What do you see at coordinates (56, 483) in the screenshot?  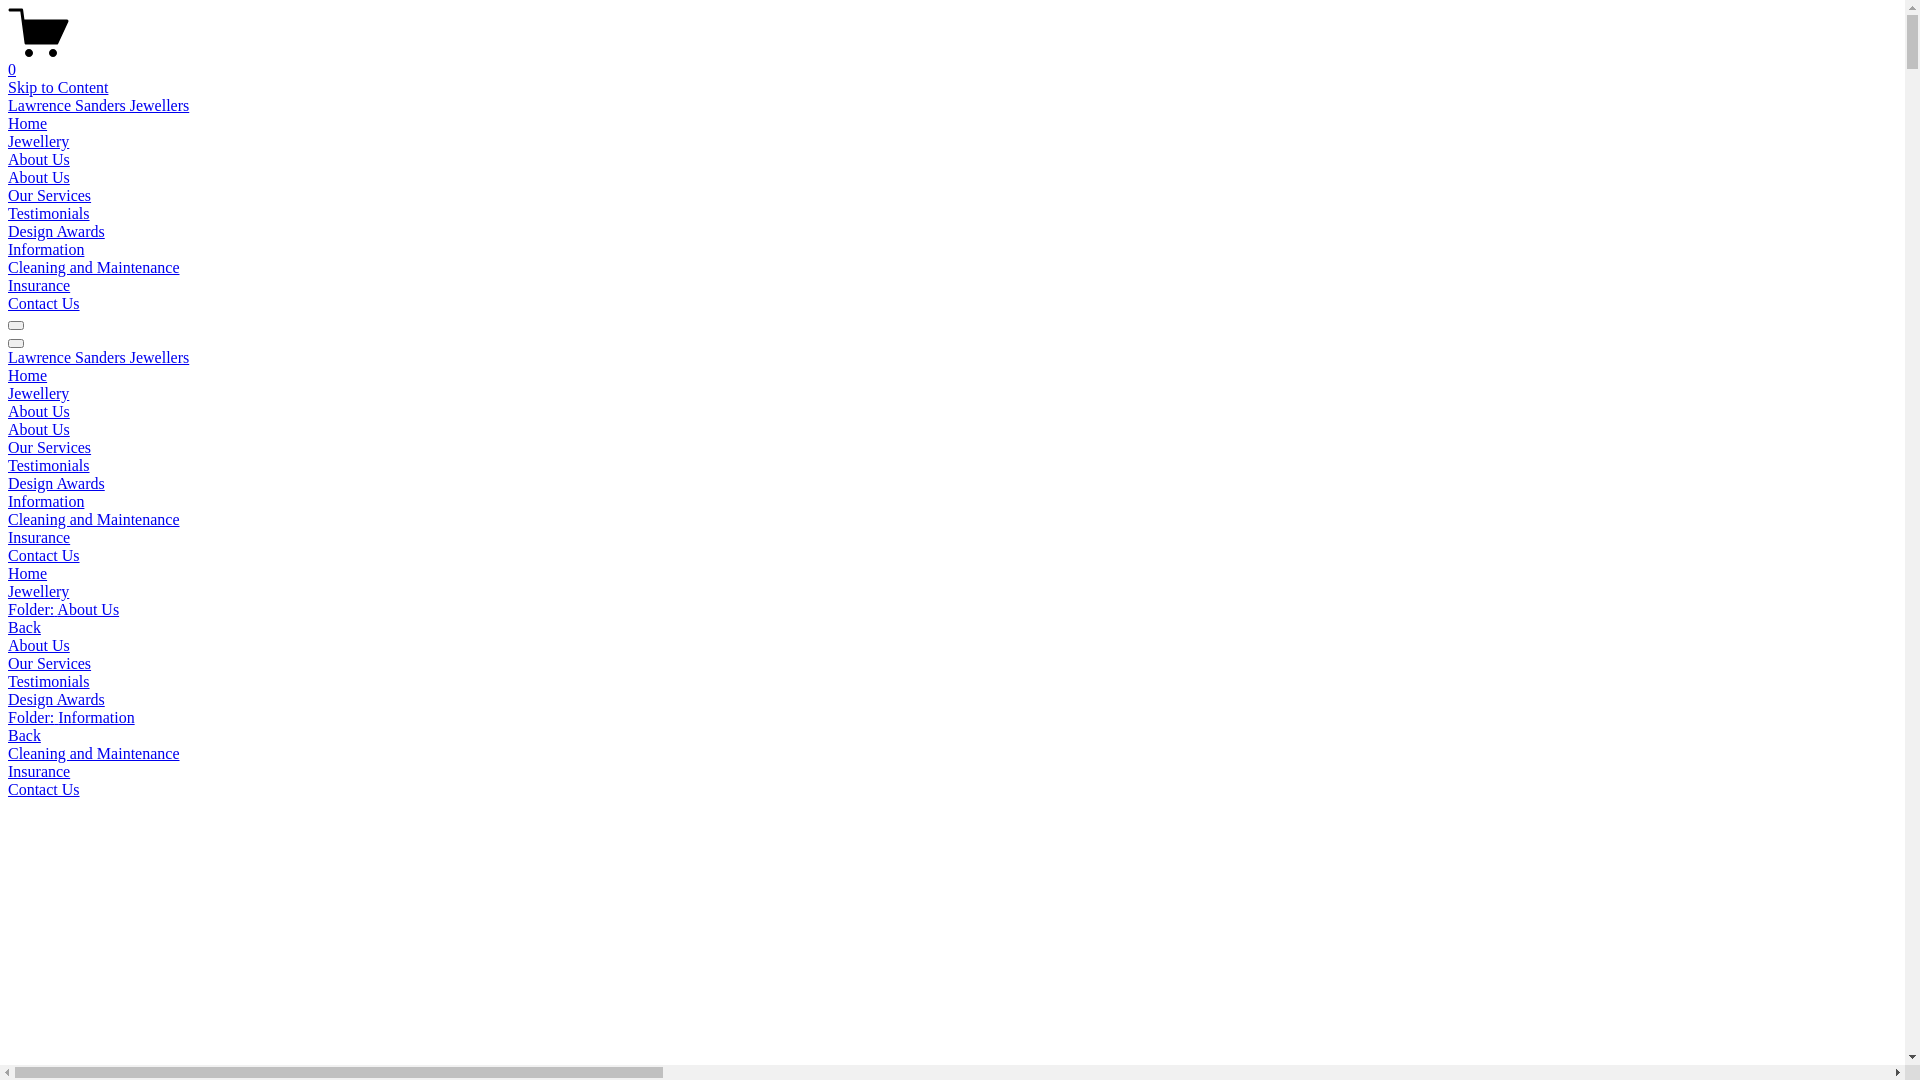 I see `'Design Awards'` at bounding box center [56, 483].